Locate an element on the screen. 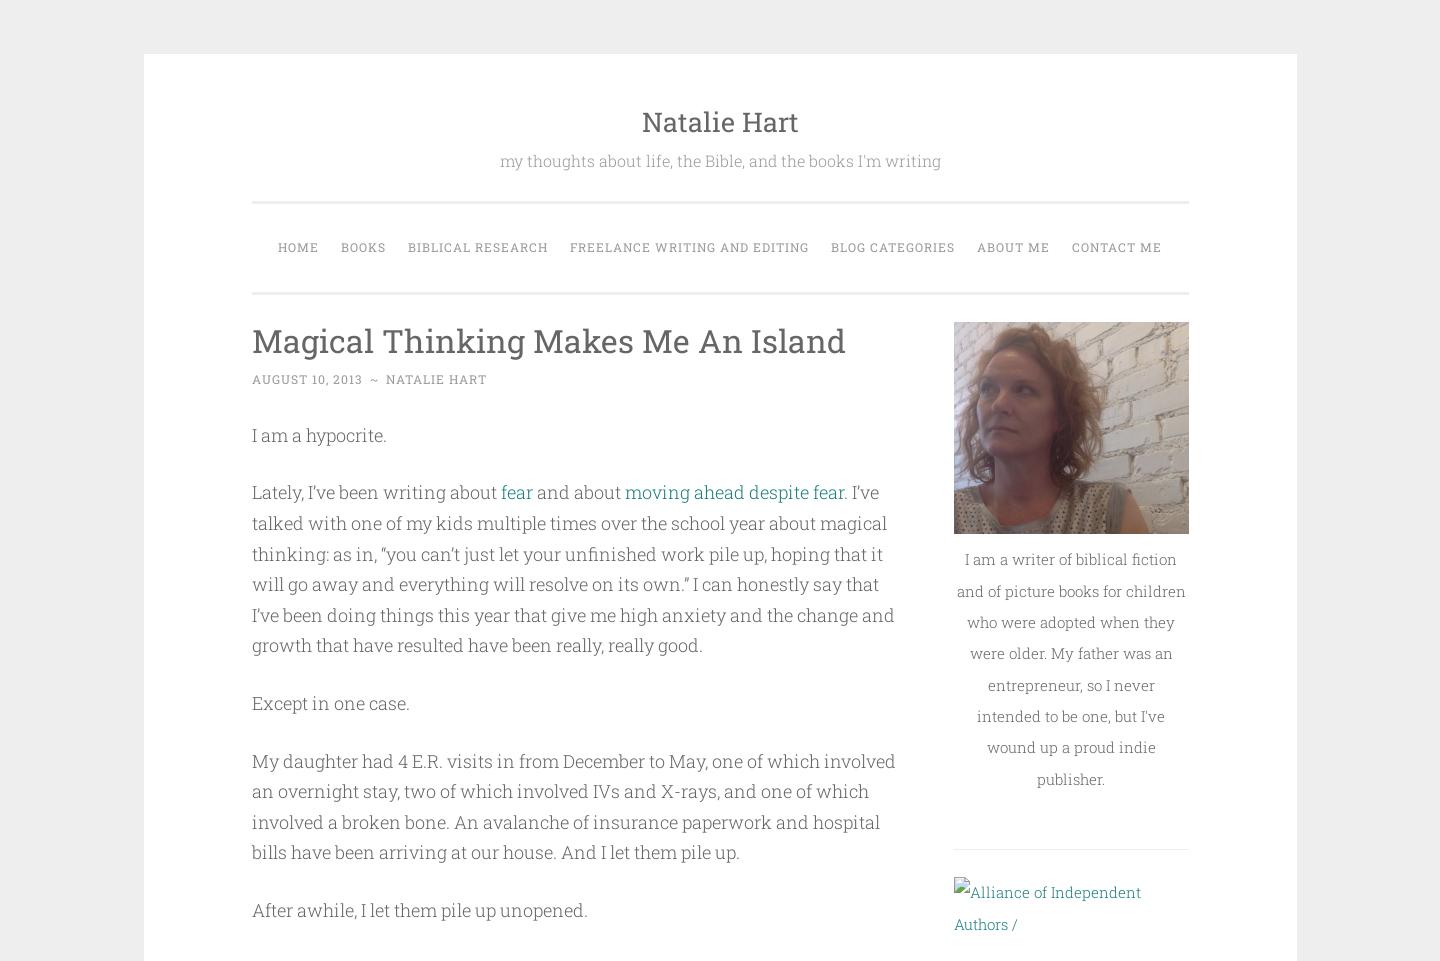  'Blog Categories' is located at coordinates (891, 245).